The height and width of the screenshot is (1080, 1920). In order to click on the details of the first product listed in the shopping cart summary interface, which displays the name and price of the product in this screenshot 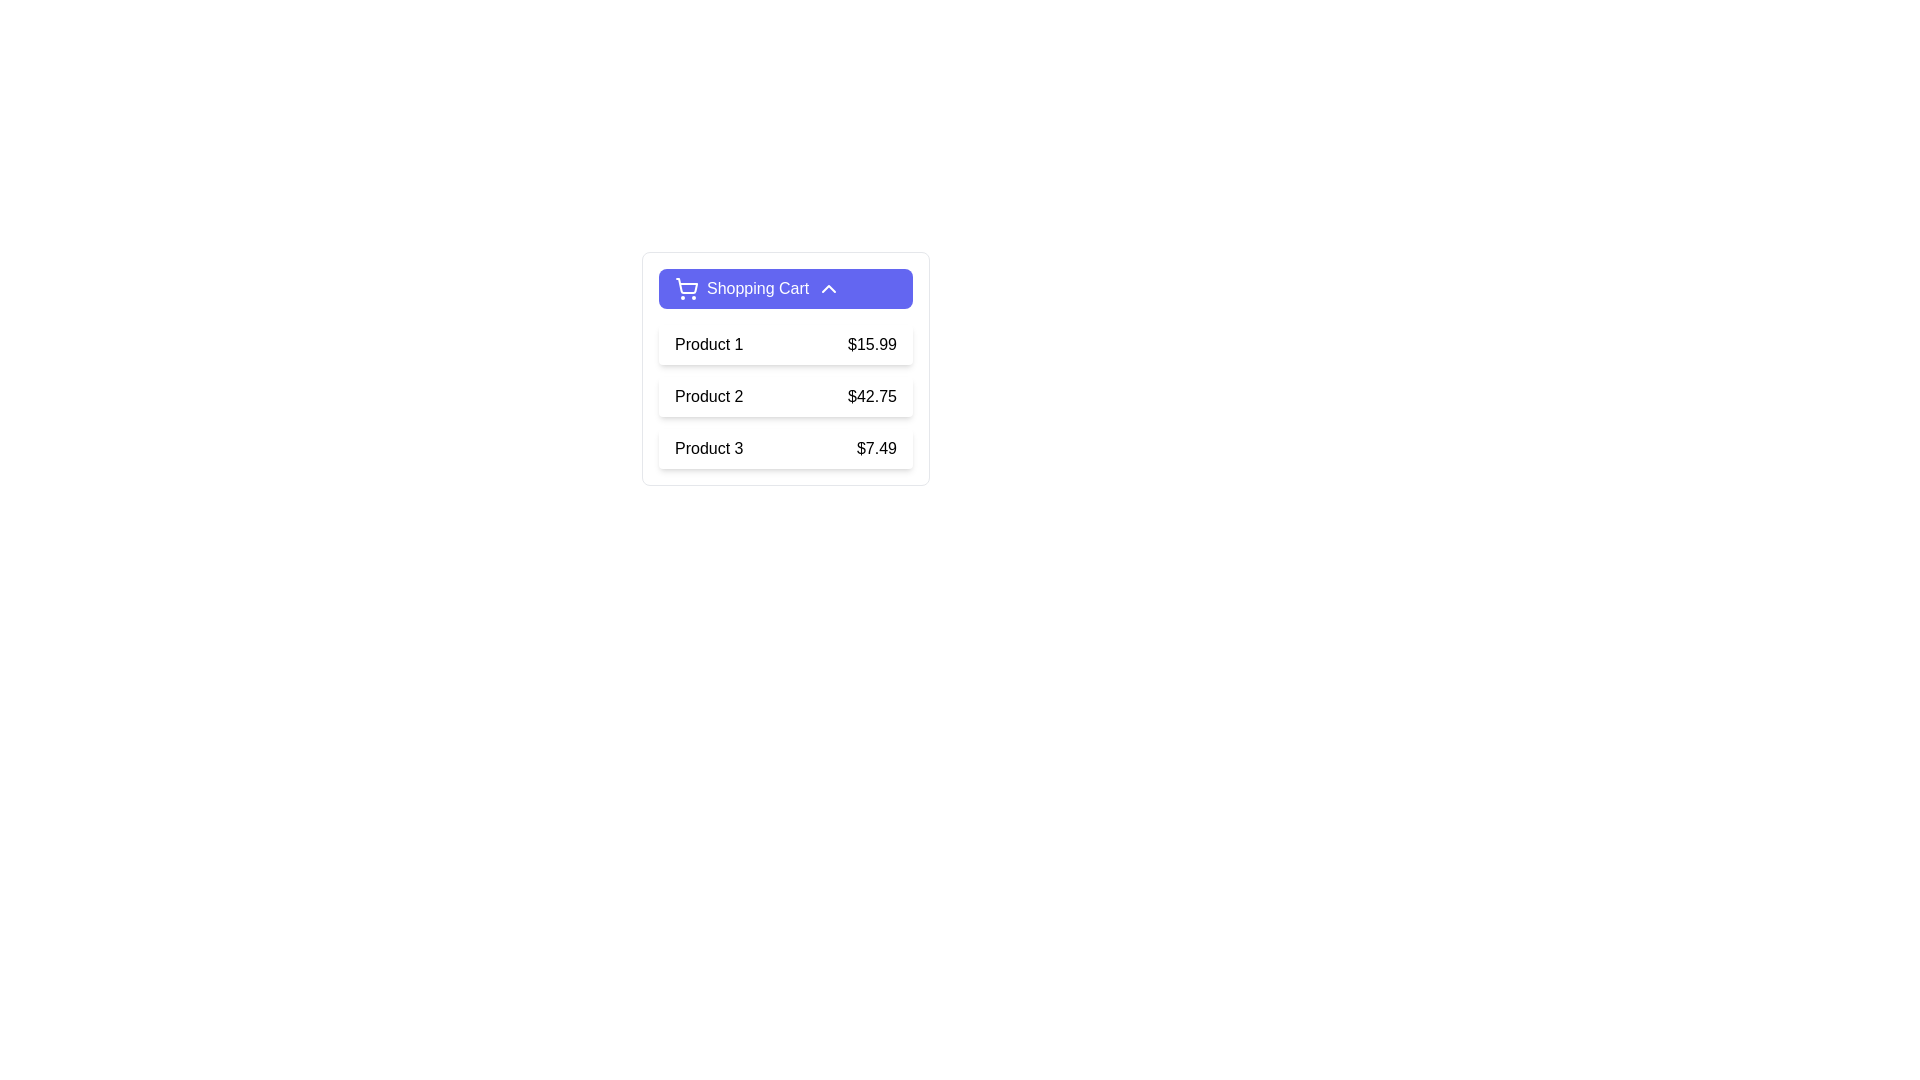, I will do `click(785, 343)`.